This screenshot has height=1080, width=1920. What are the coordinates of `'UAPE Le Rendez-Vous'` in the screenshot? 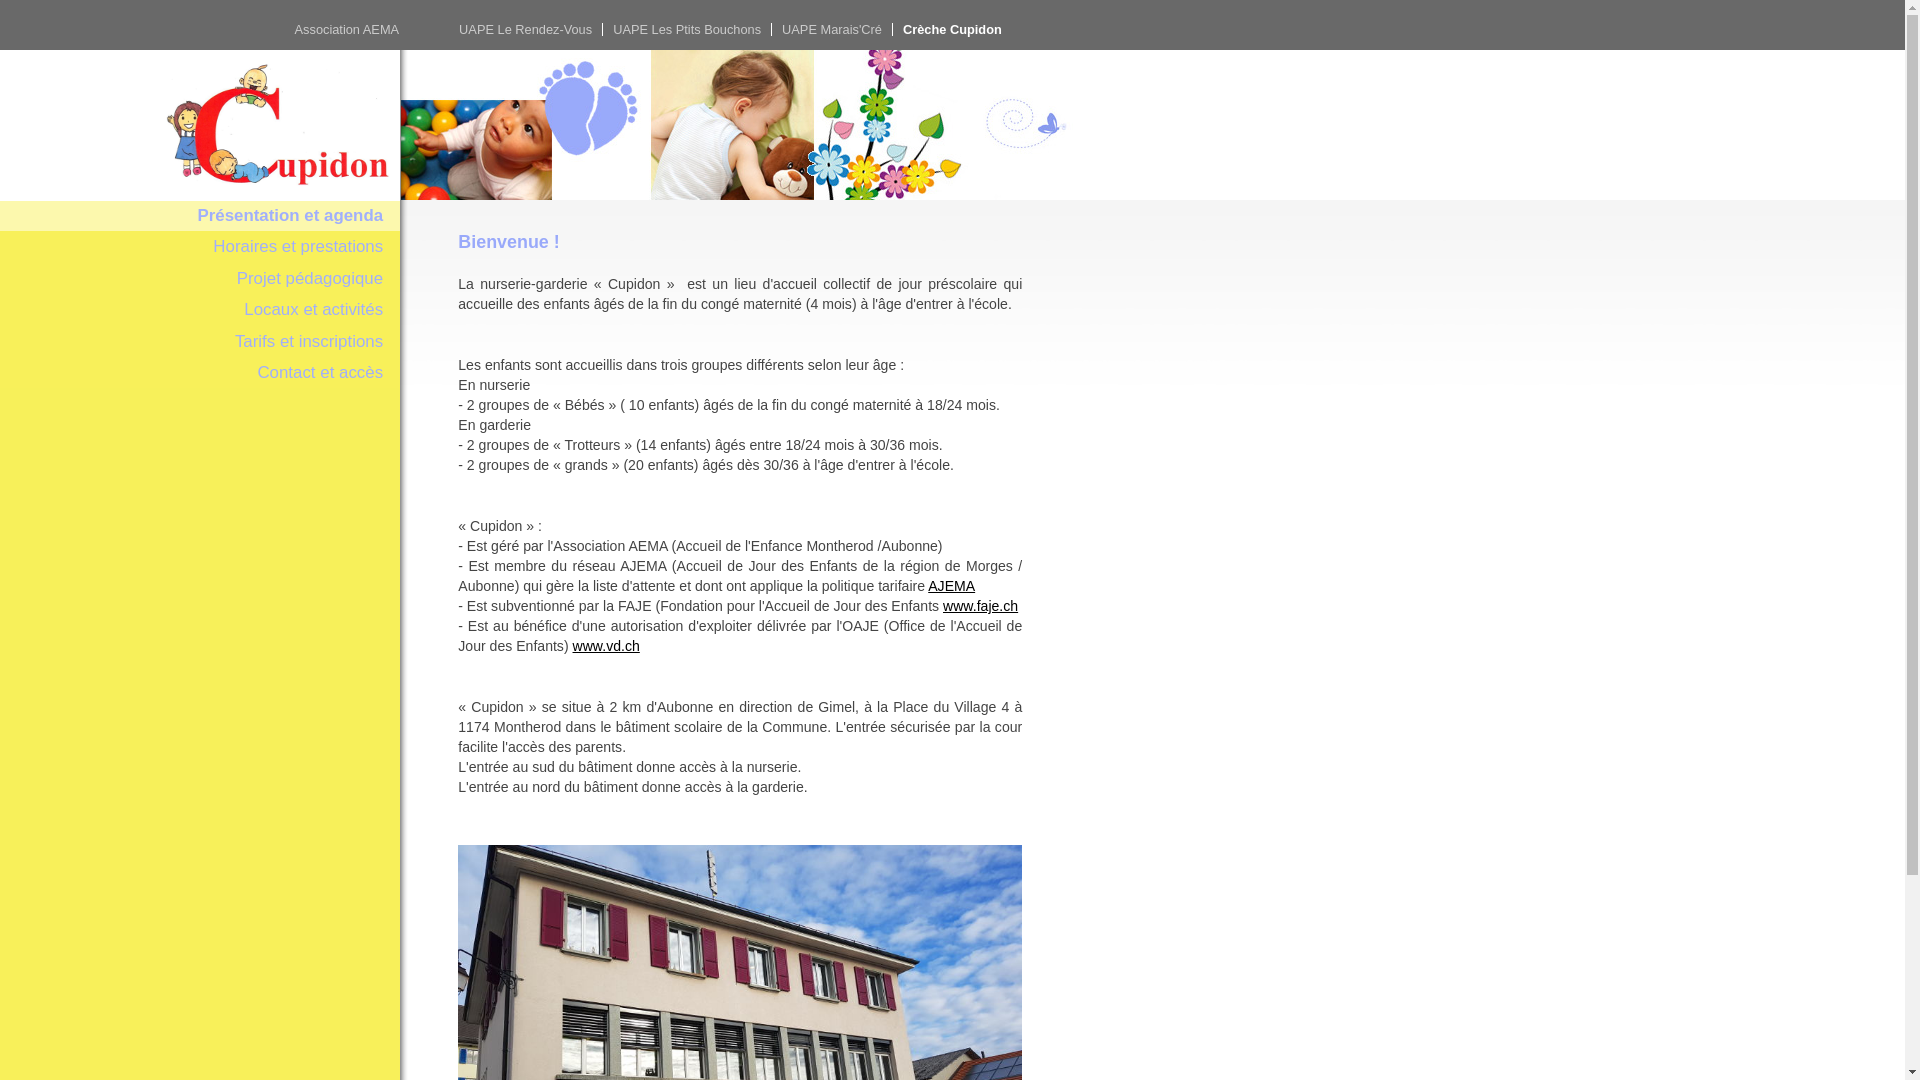 It's located at (525, 29).